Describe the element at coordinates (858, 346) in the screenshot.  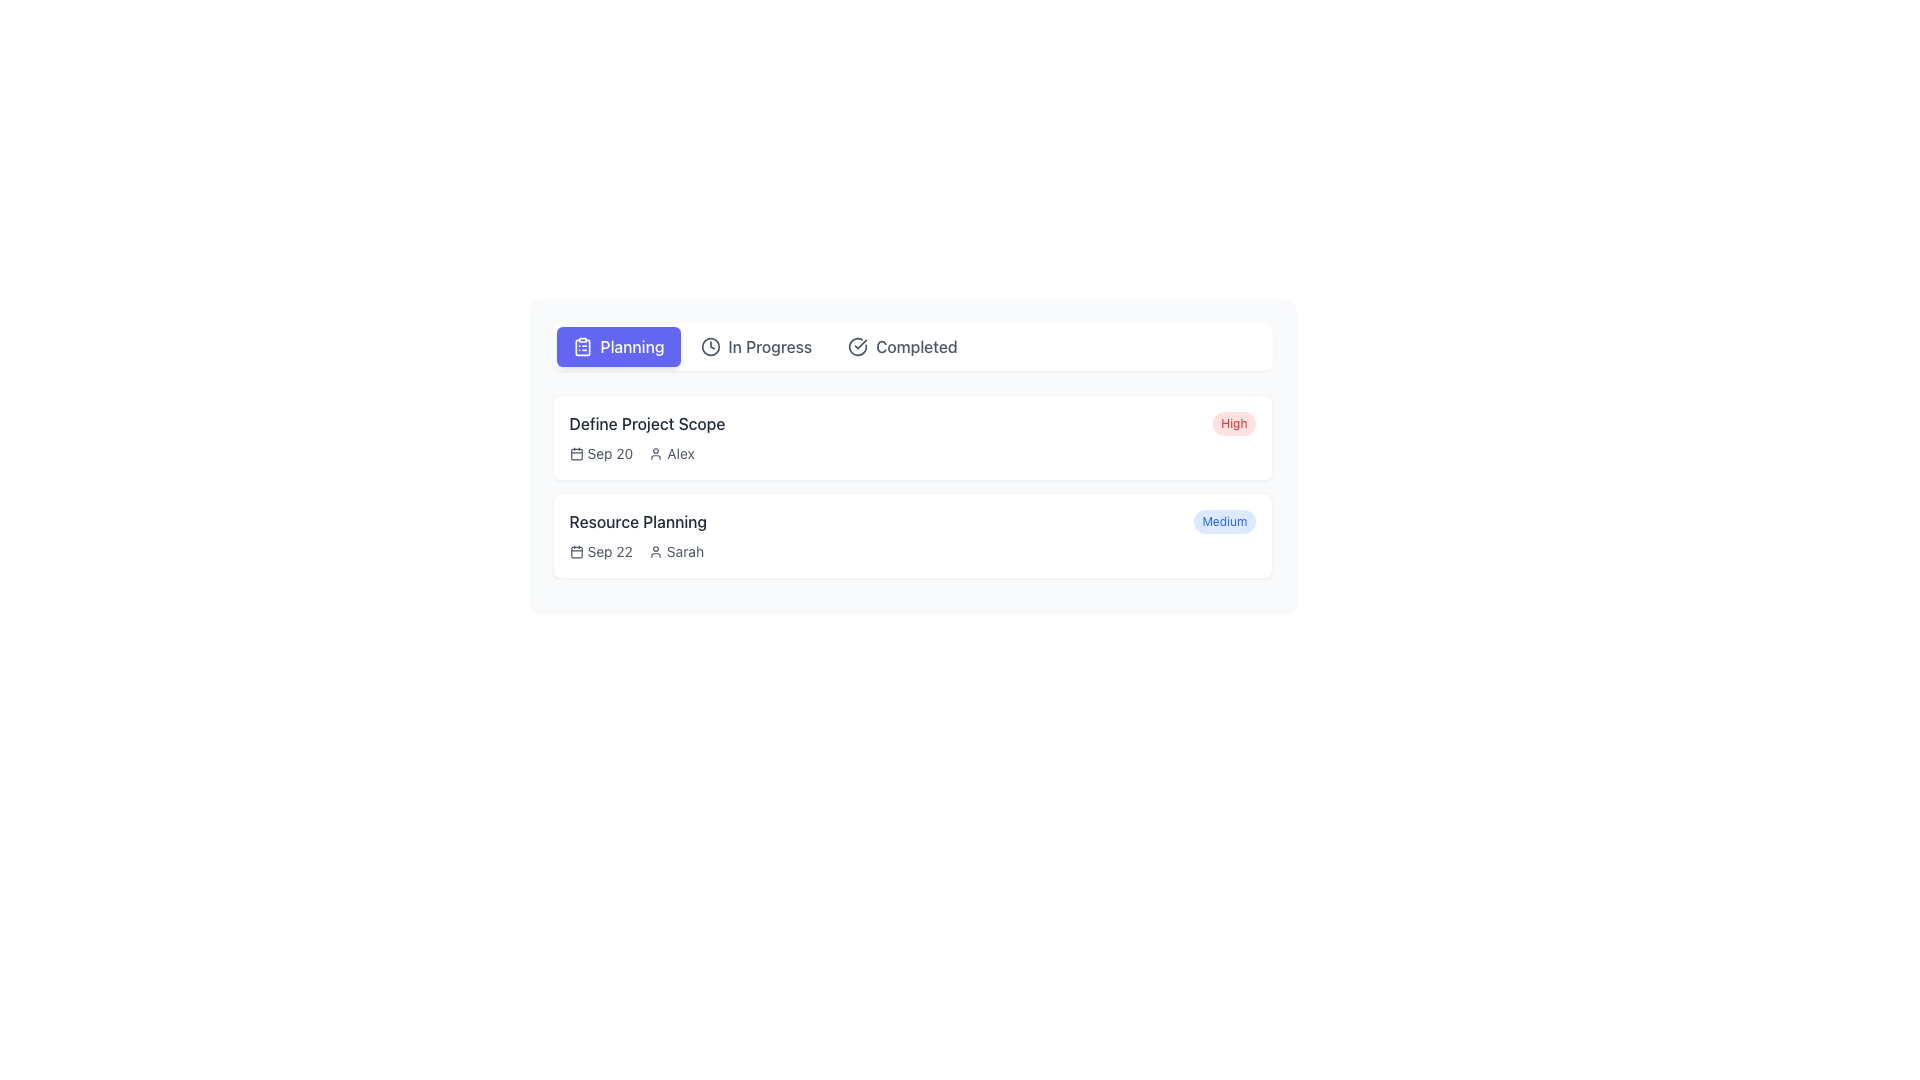
I see `the completion status icon located to the left of the 'Completed' text label in the tab-like navigation bar` at that location.